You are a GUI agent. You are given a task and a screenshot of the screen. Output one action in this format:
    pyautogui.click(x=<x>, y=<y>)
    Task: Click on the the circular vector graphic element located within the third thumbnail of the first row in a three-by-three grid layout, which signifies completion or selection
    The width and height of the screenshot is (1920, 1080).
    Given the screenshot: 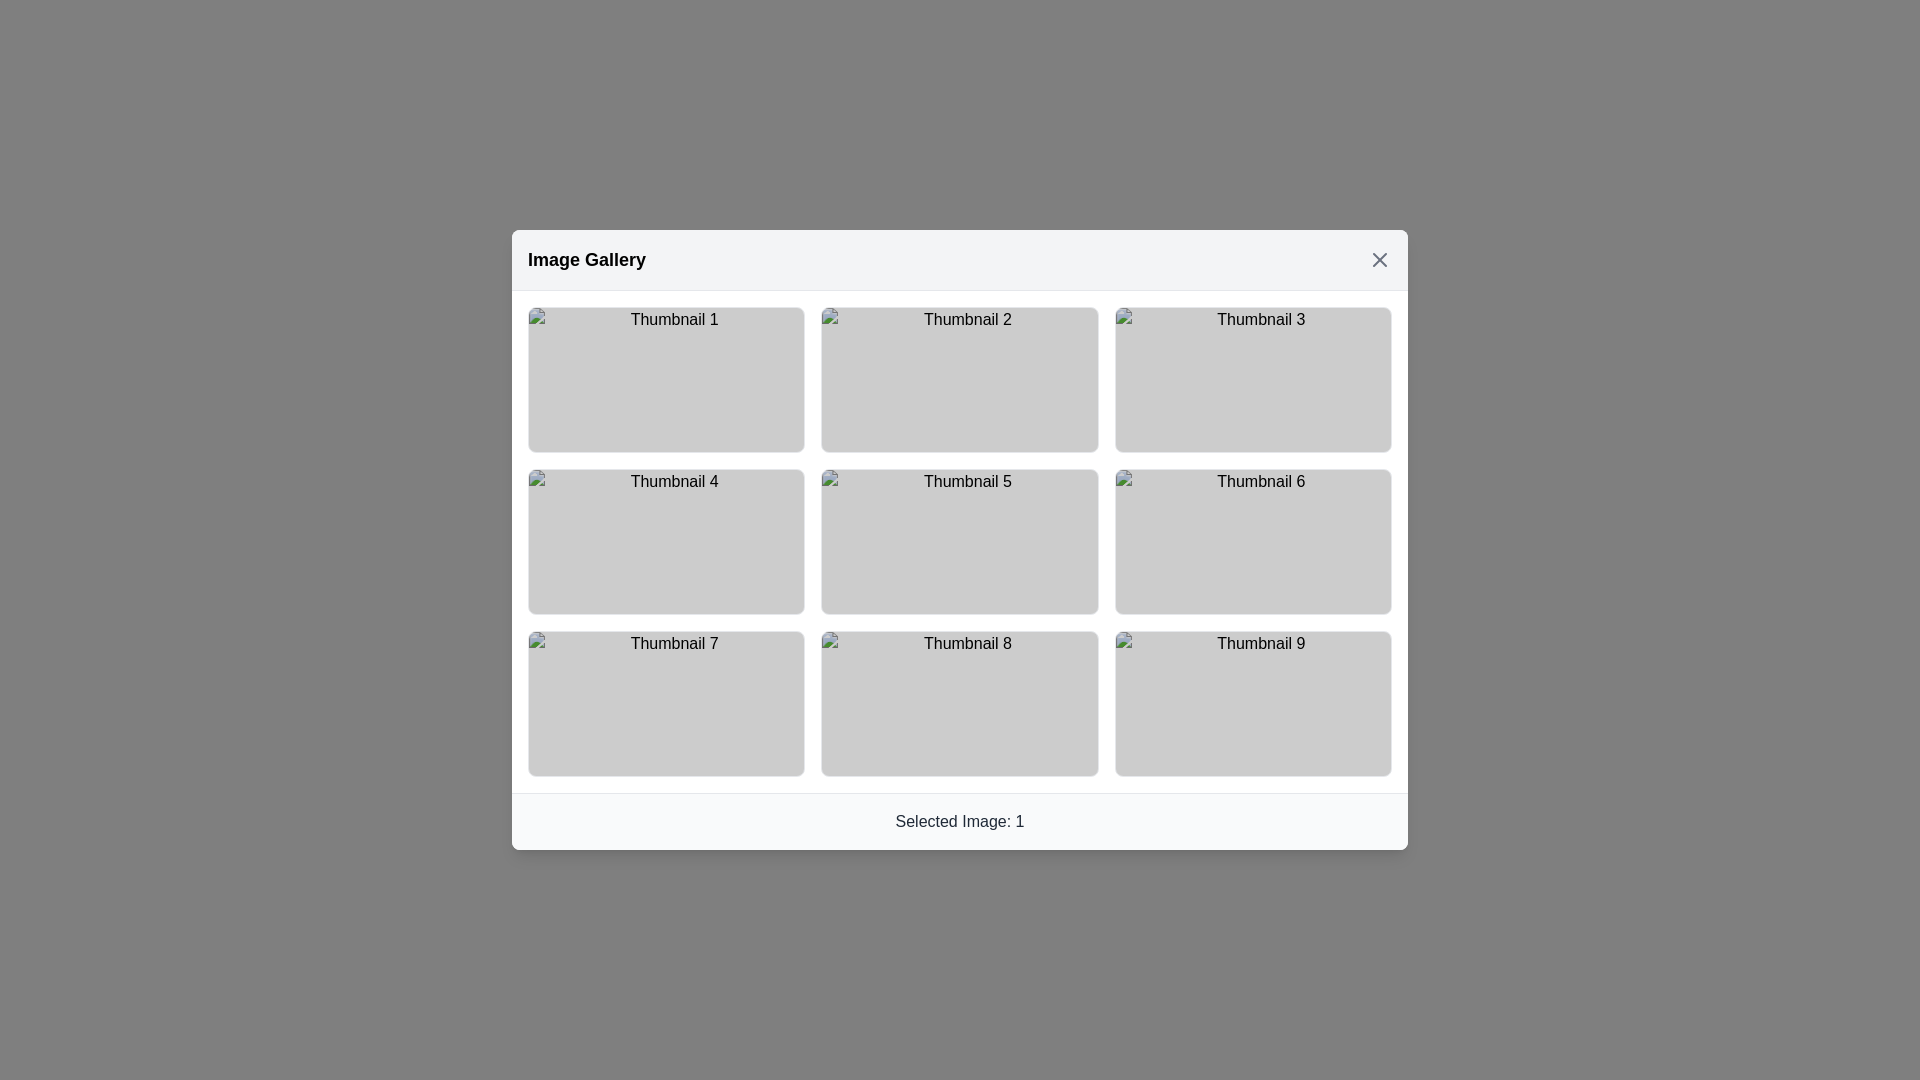 What is the action you would take?
    pyautogui.click(x=1252, y=380)
    